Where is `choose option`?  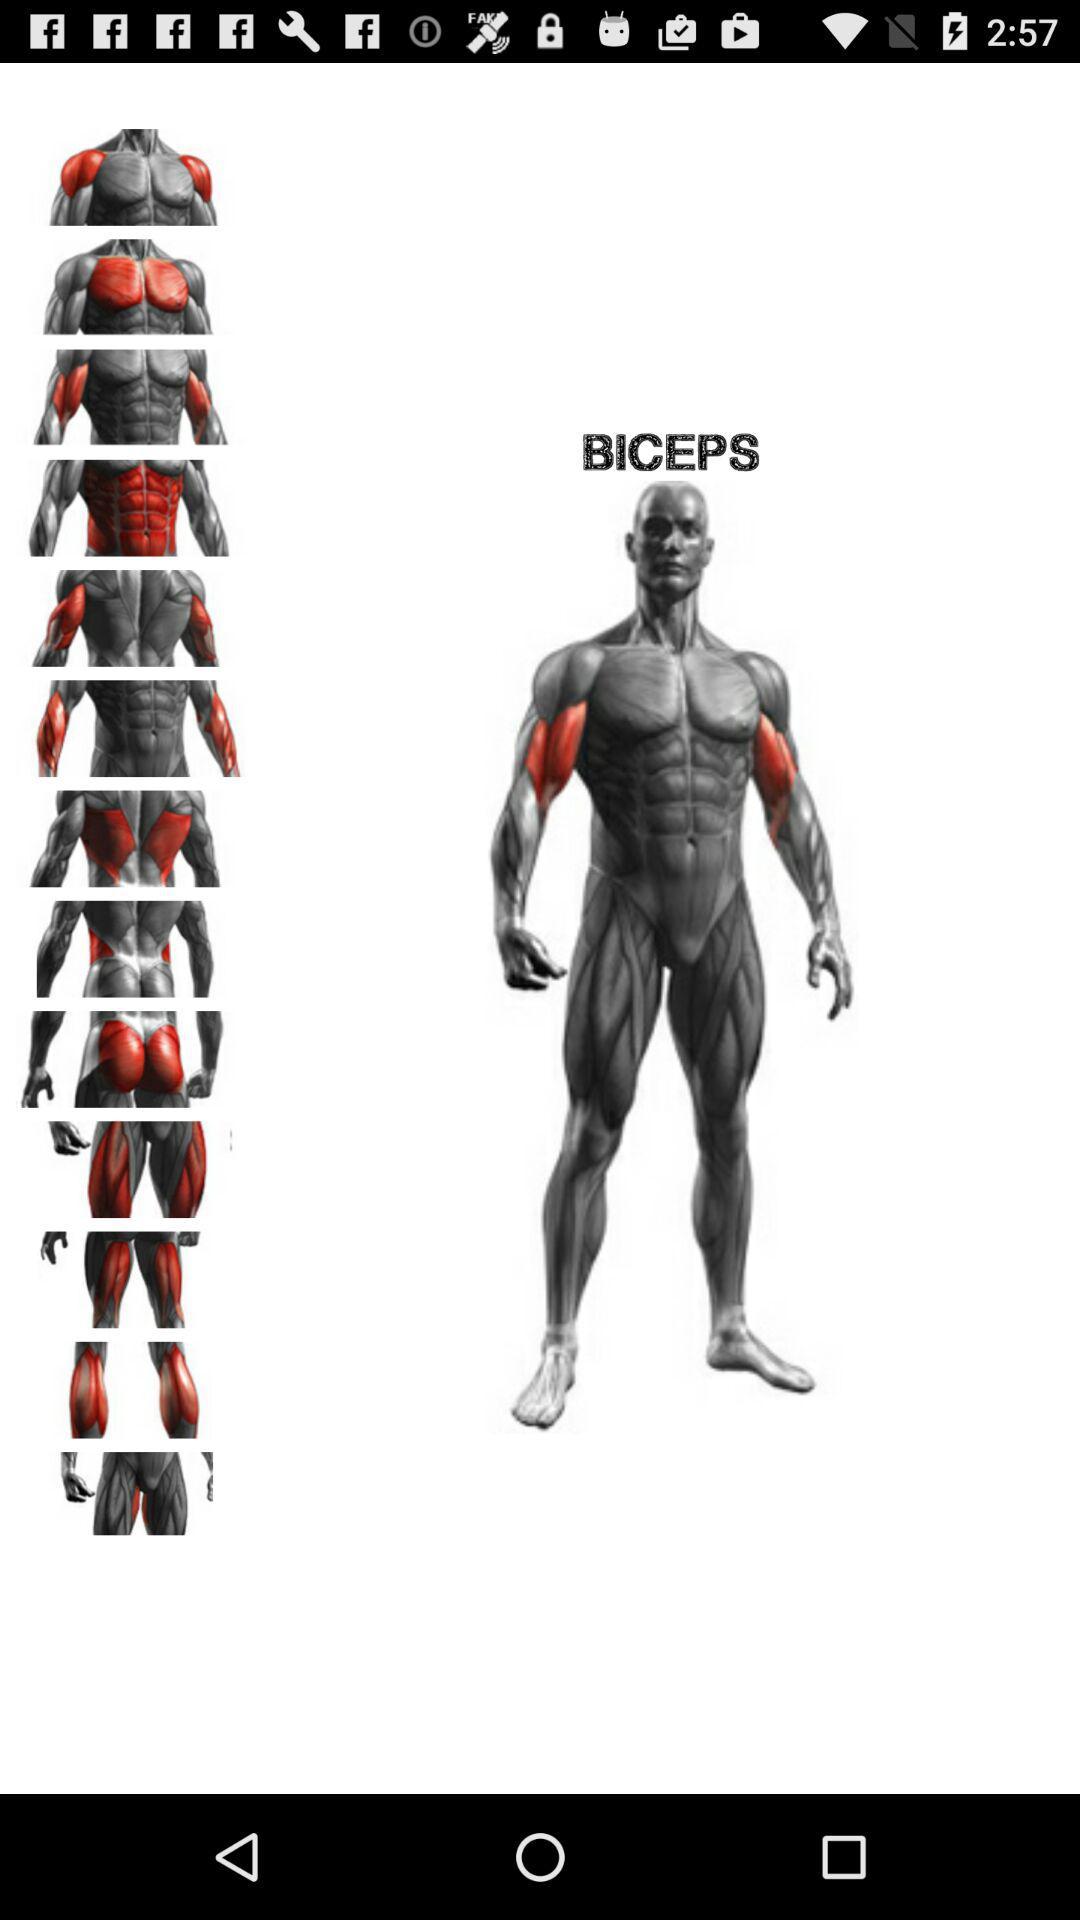
choose option is located at coordinates (131, 501).